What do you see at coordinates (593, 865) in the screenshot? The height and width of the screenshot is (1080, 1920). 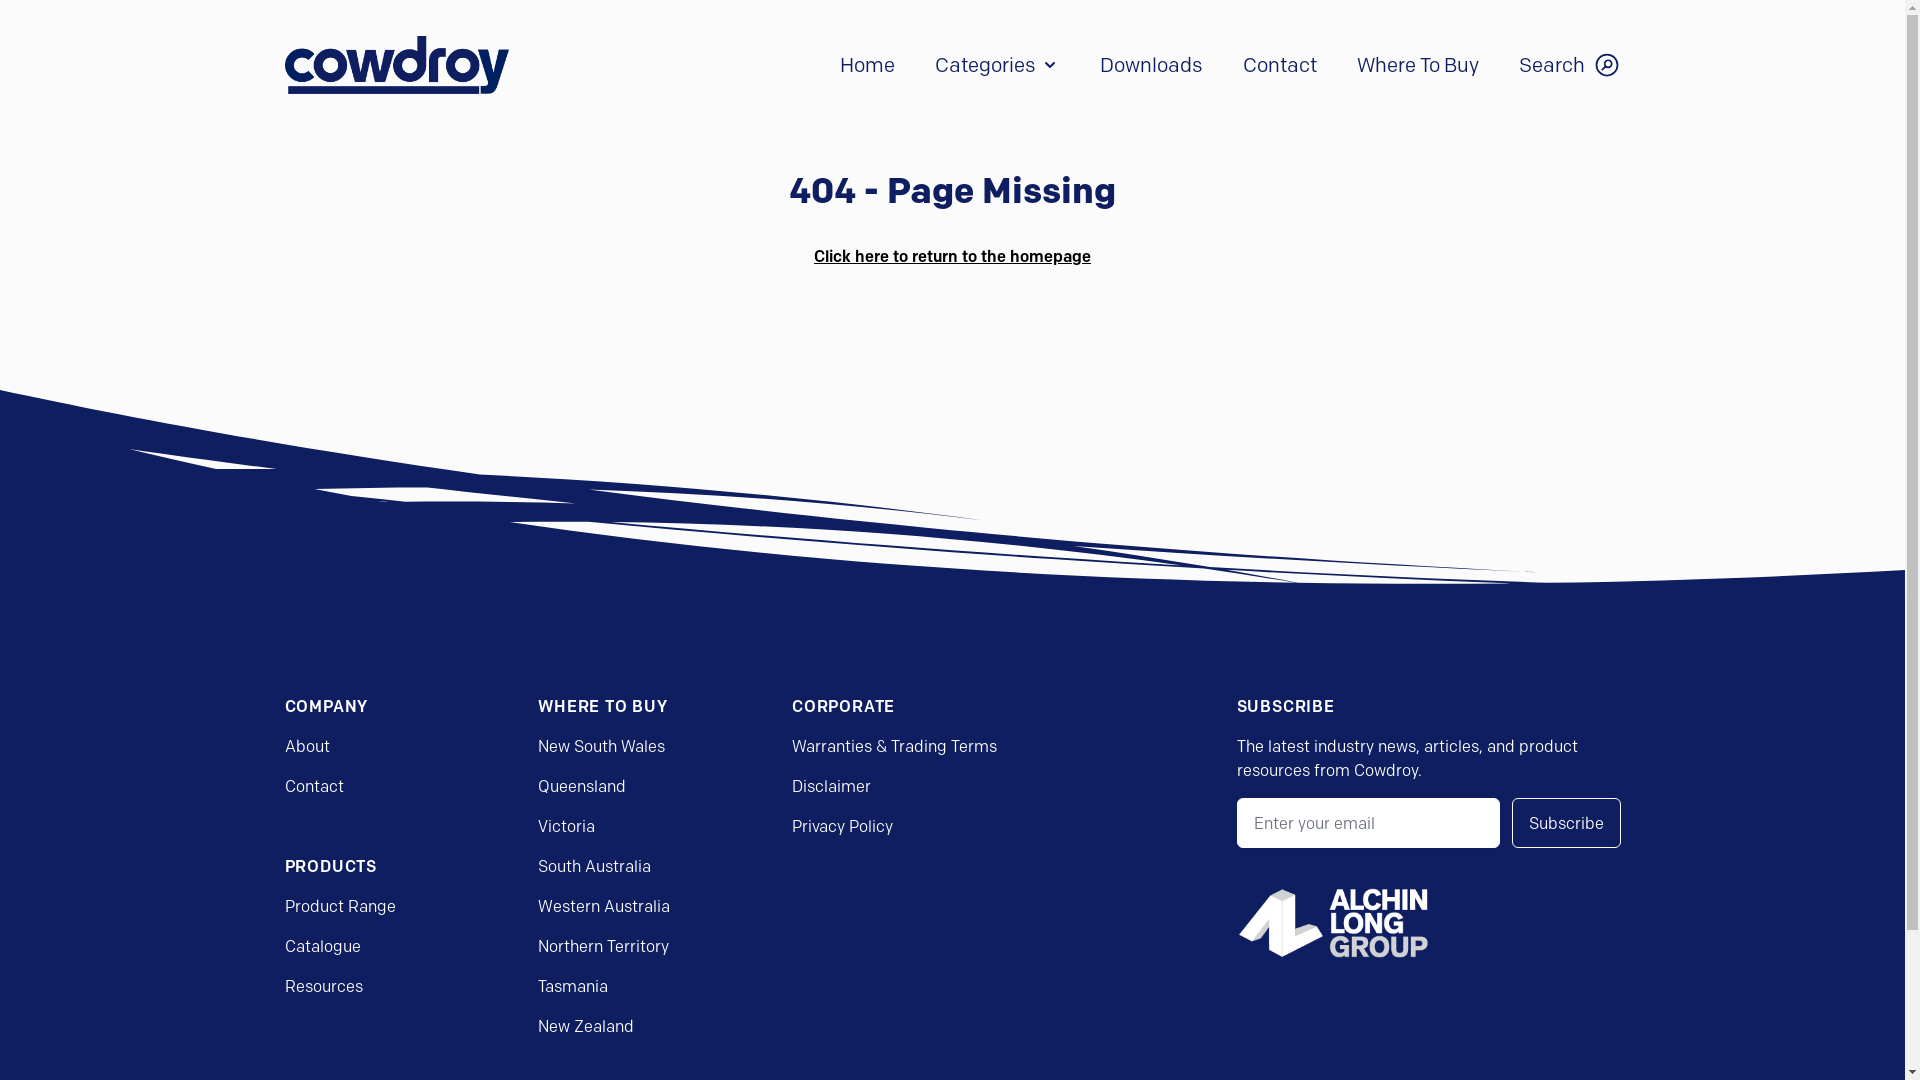 I see `'South Australia'` at bounding box center [593, 865].